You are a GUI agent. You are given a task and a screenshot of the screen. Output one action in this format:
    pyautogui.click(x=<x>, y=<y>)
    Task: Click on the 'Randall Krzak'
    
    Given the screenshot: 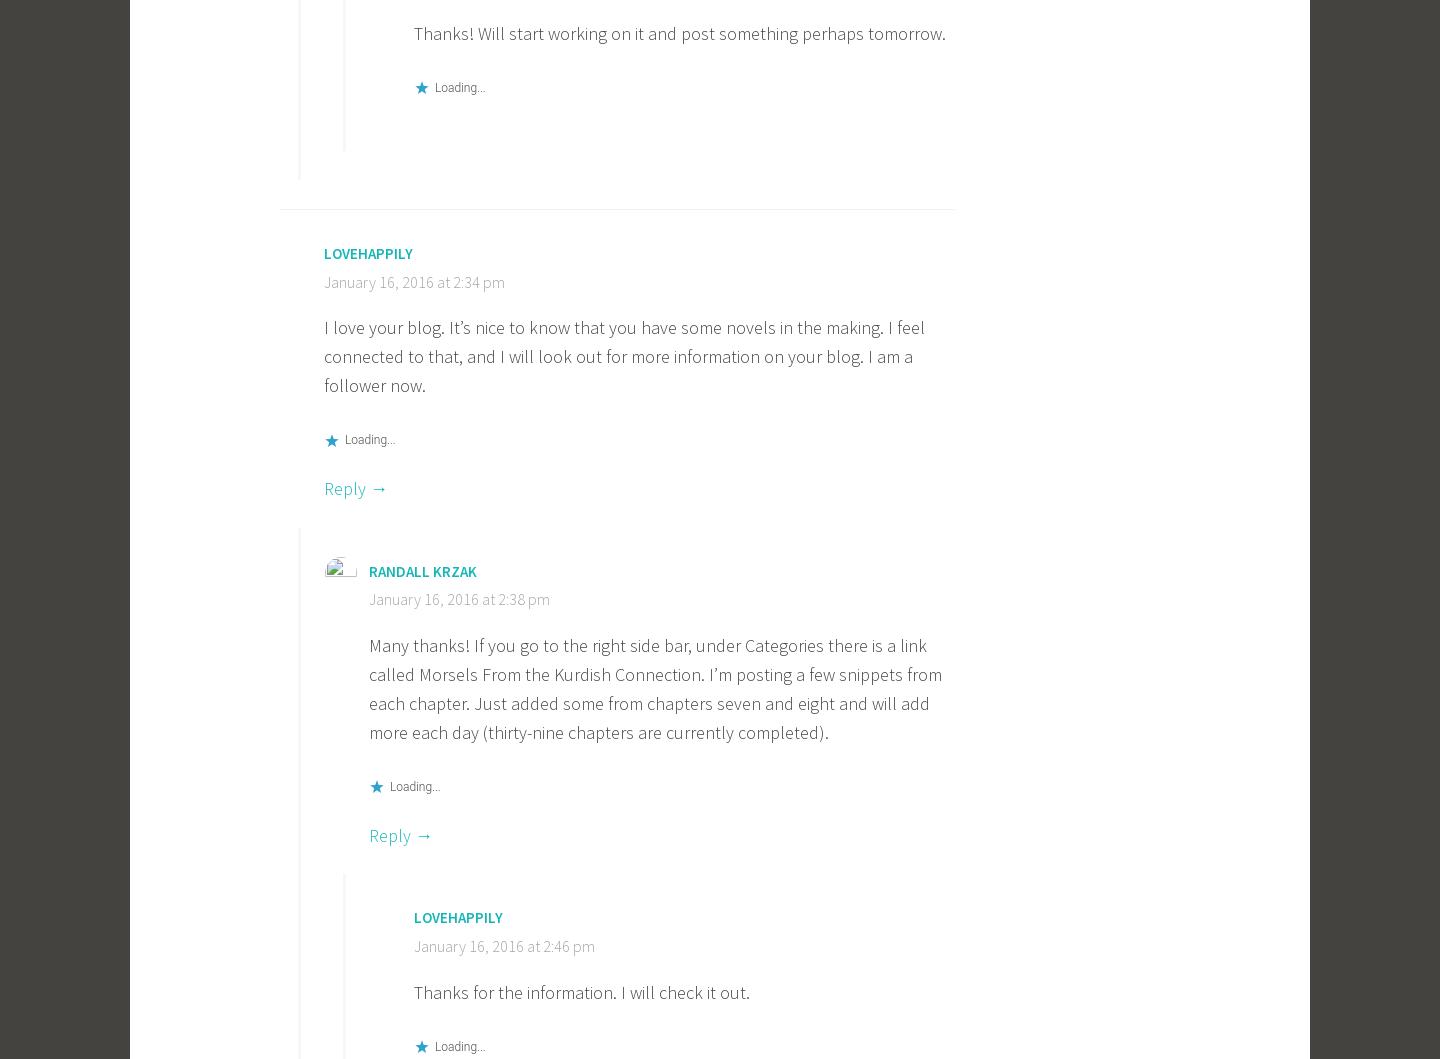 What is the action you would take?
    pyautogui.click(x=422, y=569)
    